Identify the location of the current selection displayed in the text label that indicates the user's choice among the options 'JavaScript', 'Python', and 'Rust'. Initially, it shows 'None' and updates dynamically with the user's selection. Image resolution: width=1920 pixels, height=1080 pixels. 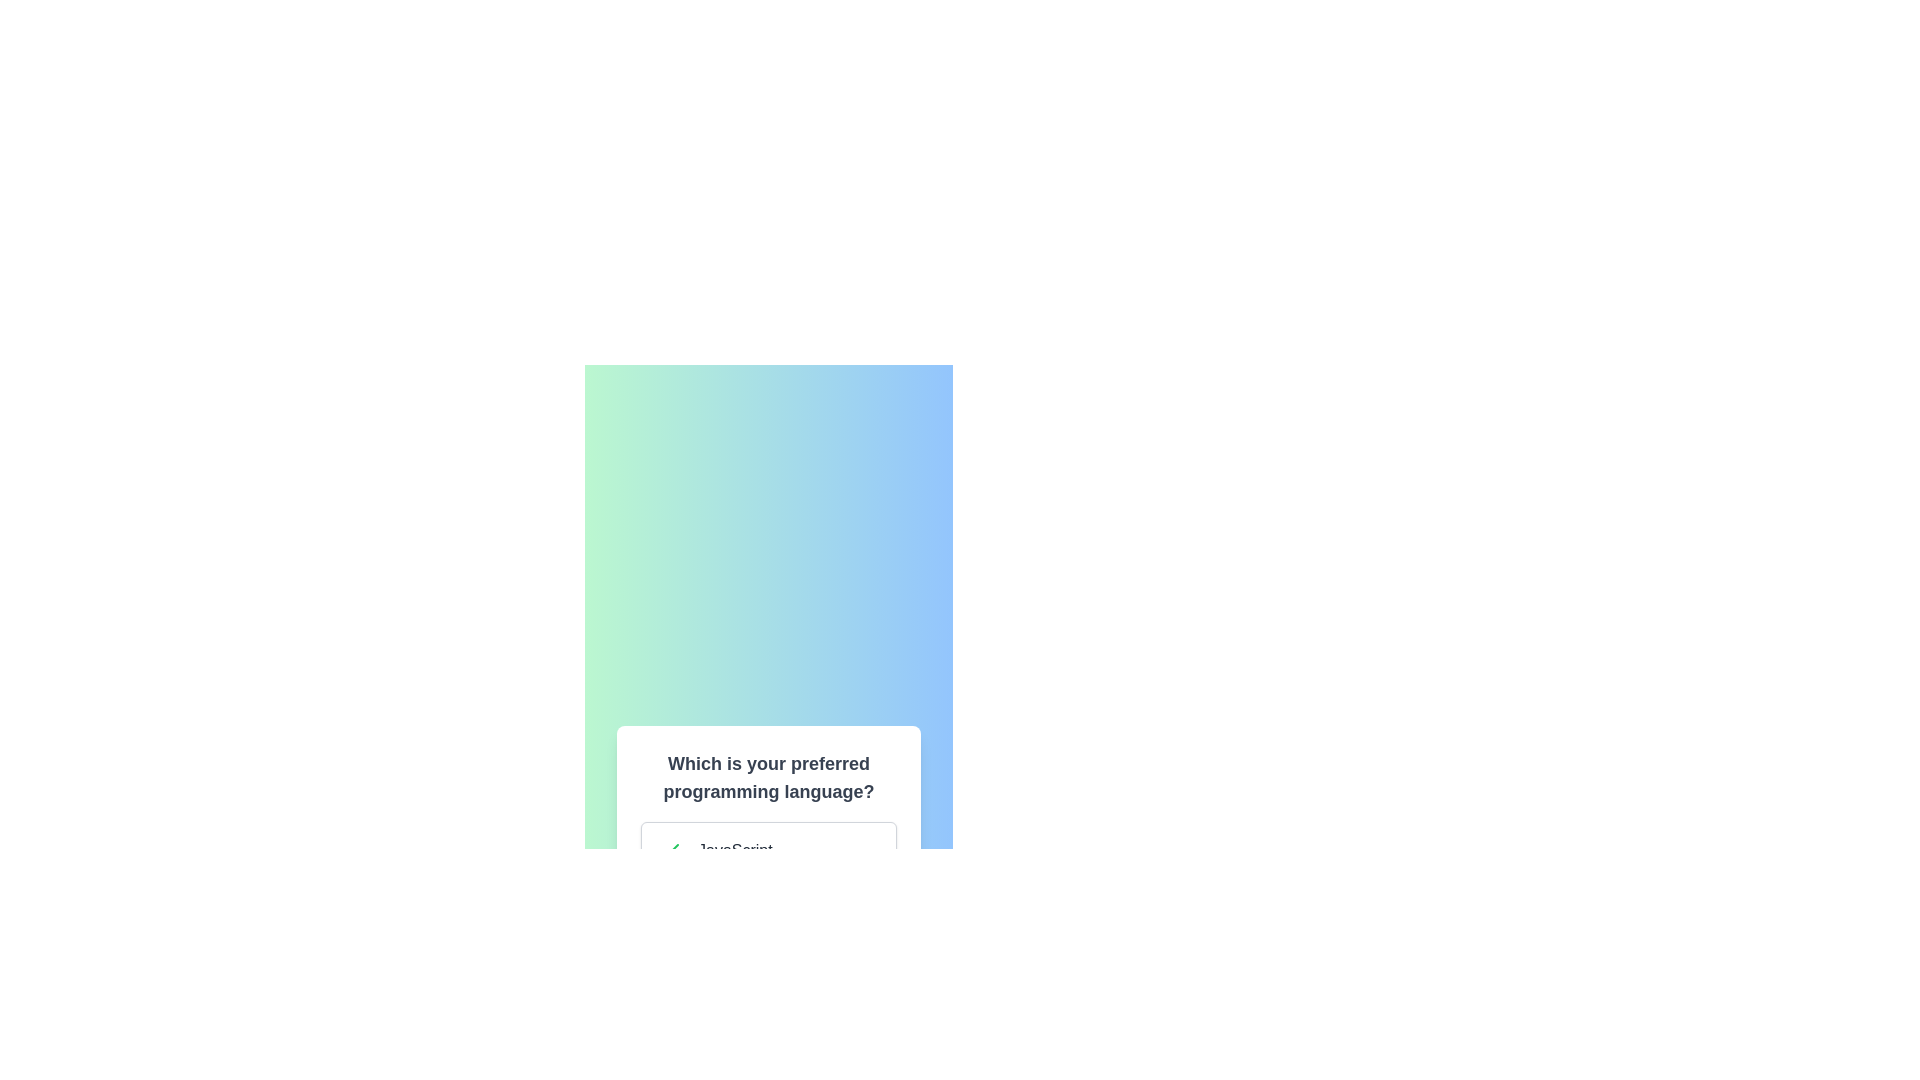
(767, 1047).